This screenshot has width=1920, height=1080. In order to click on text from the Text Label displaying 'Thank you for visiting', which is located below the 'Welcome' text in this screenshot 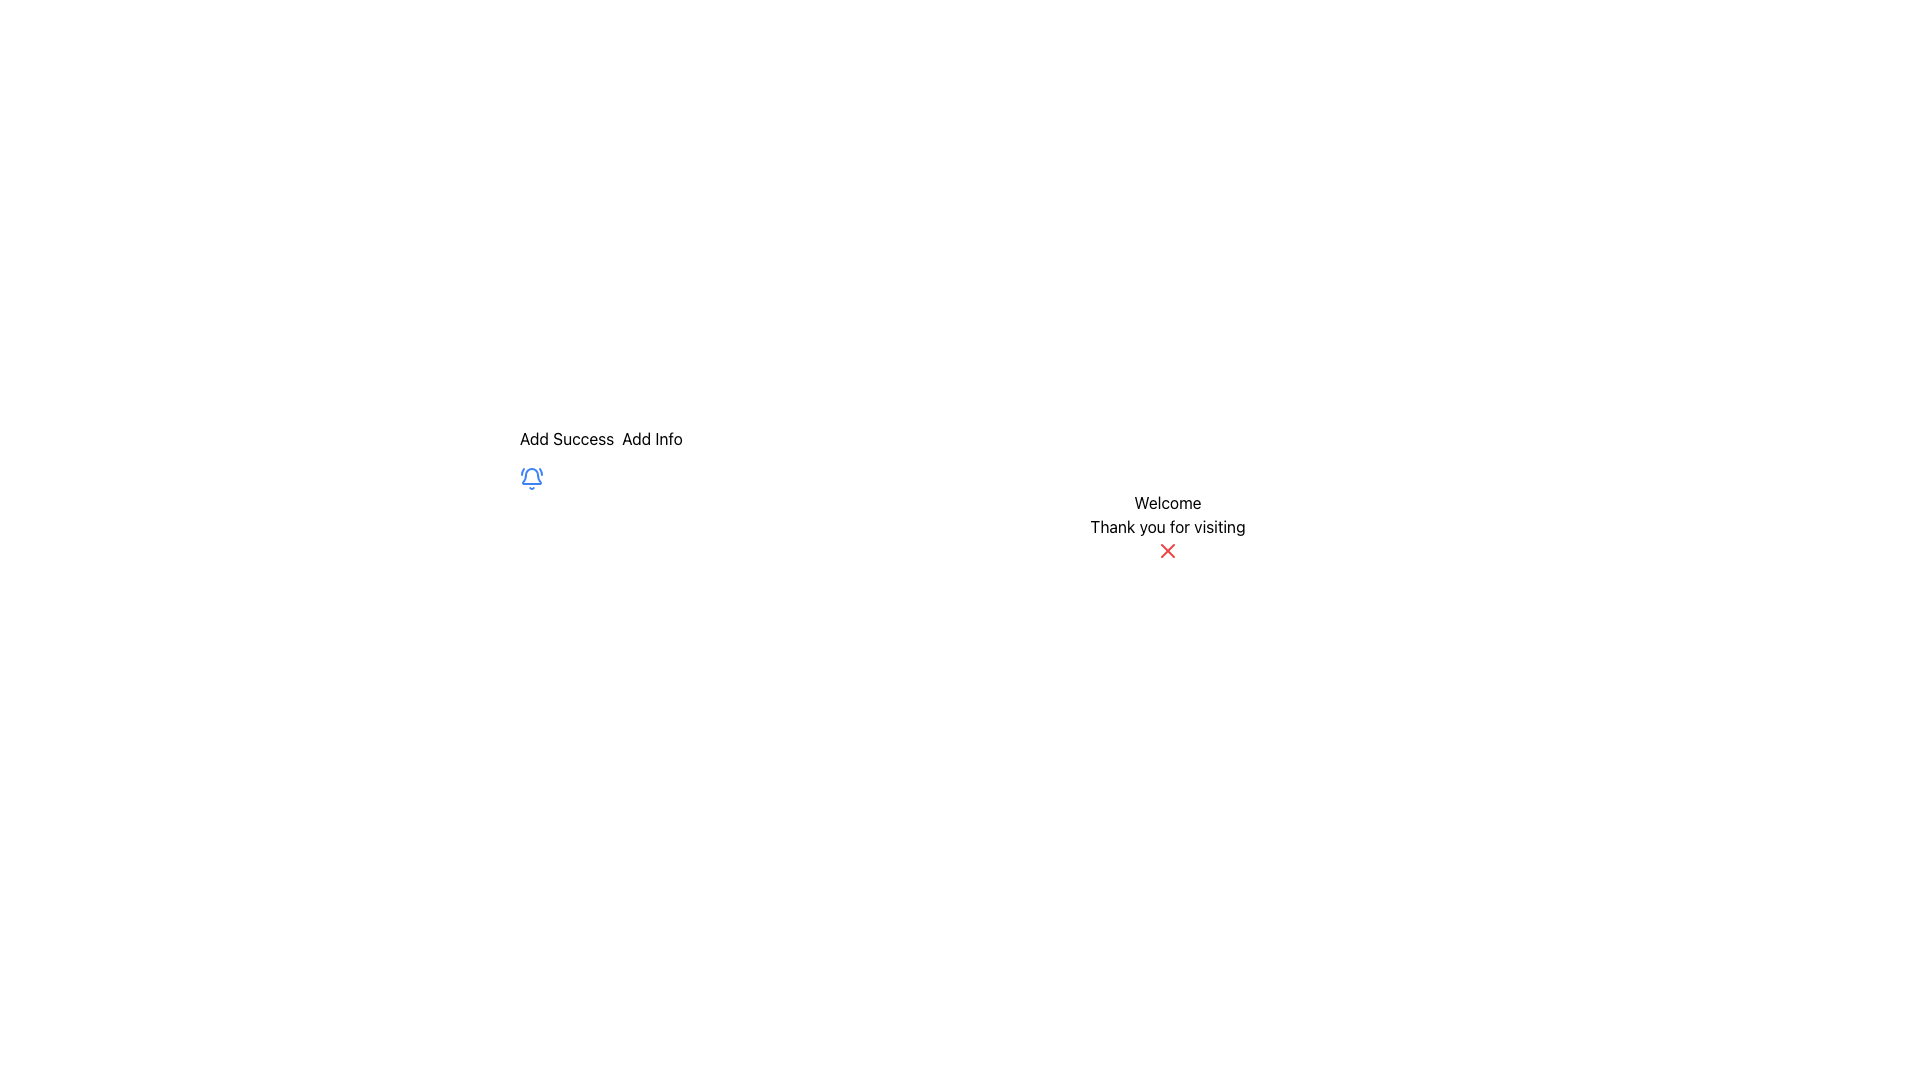, I will do `click(1167, 526)`.